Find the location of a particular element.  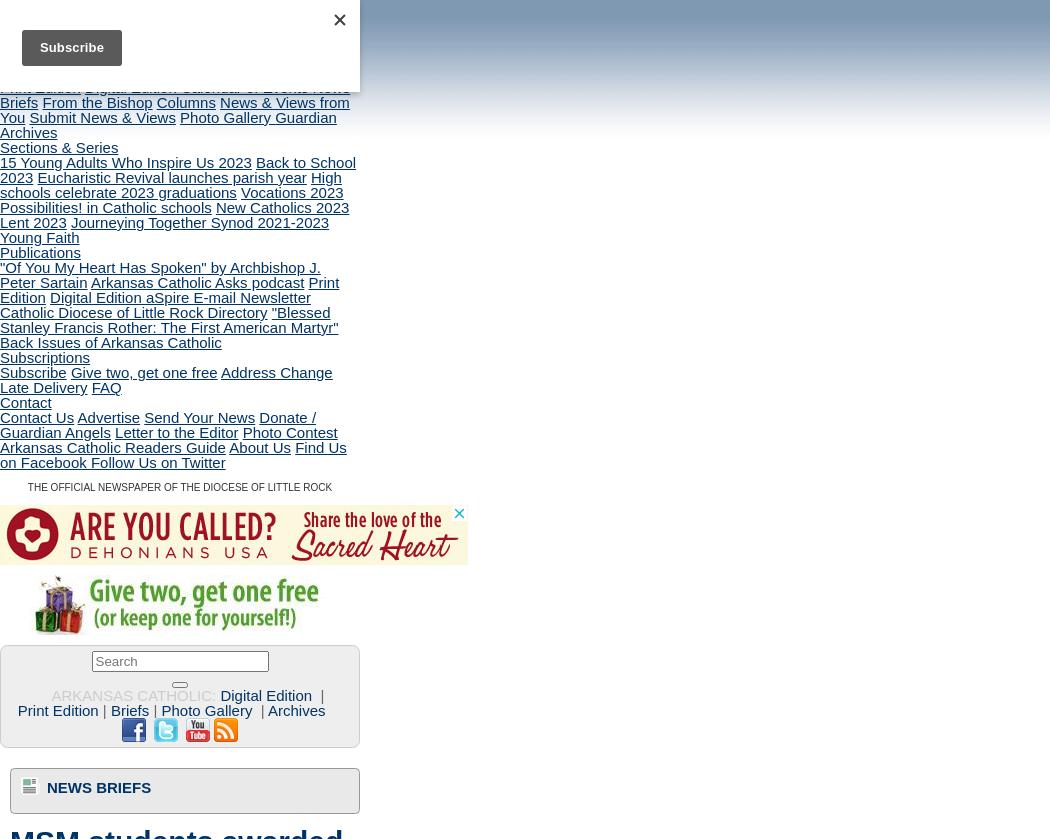

'aSpire E-mail Newsletter' is located at coordinates (227, 297).